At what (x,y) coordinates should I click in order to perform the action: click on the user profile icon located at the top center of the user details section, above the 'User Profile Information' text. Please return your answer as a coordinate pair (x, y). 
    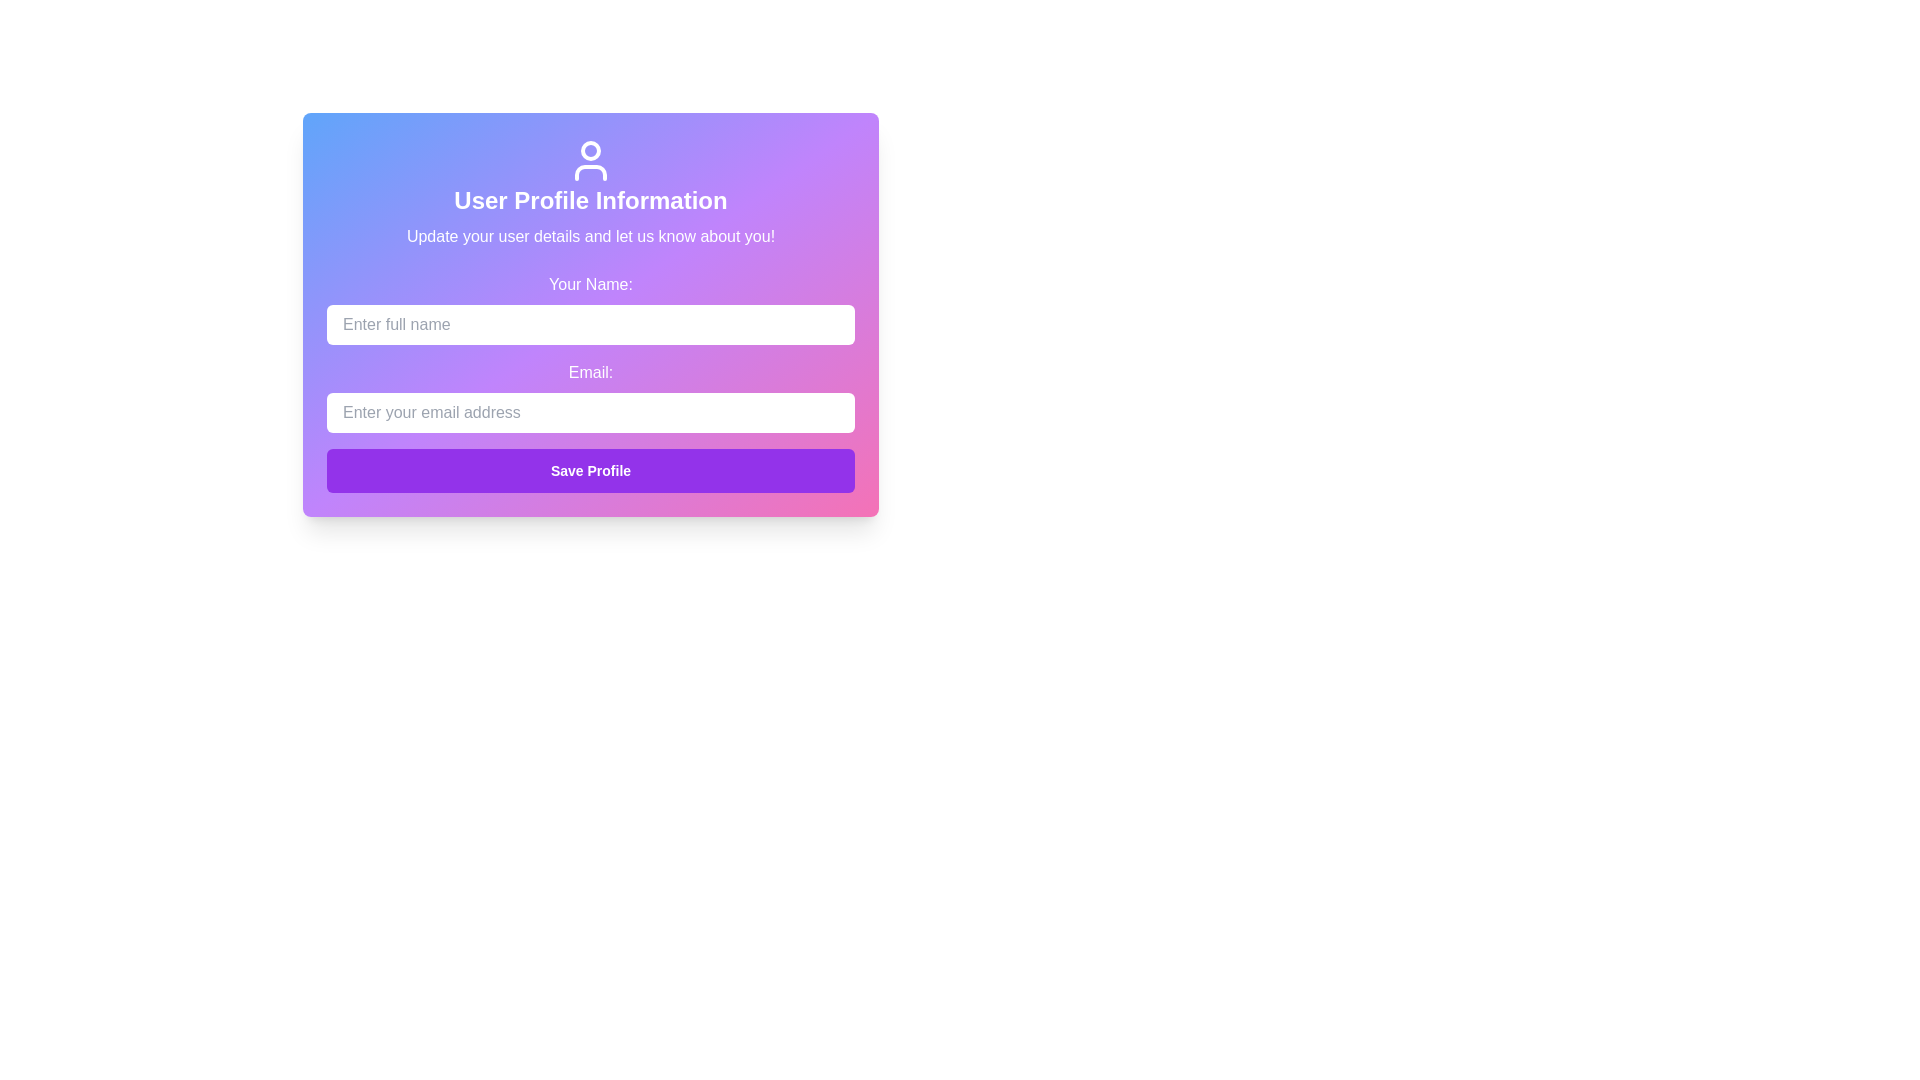
    Looking at the image, I should click on (589, 160).